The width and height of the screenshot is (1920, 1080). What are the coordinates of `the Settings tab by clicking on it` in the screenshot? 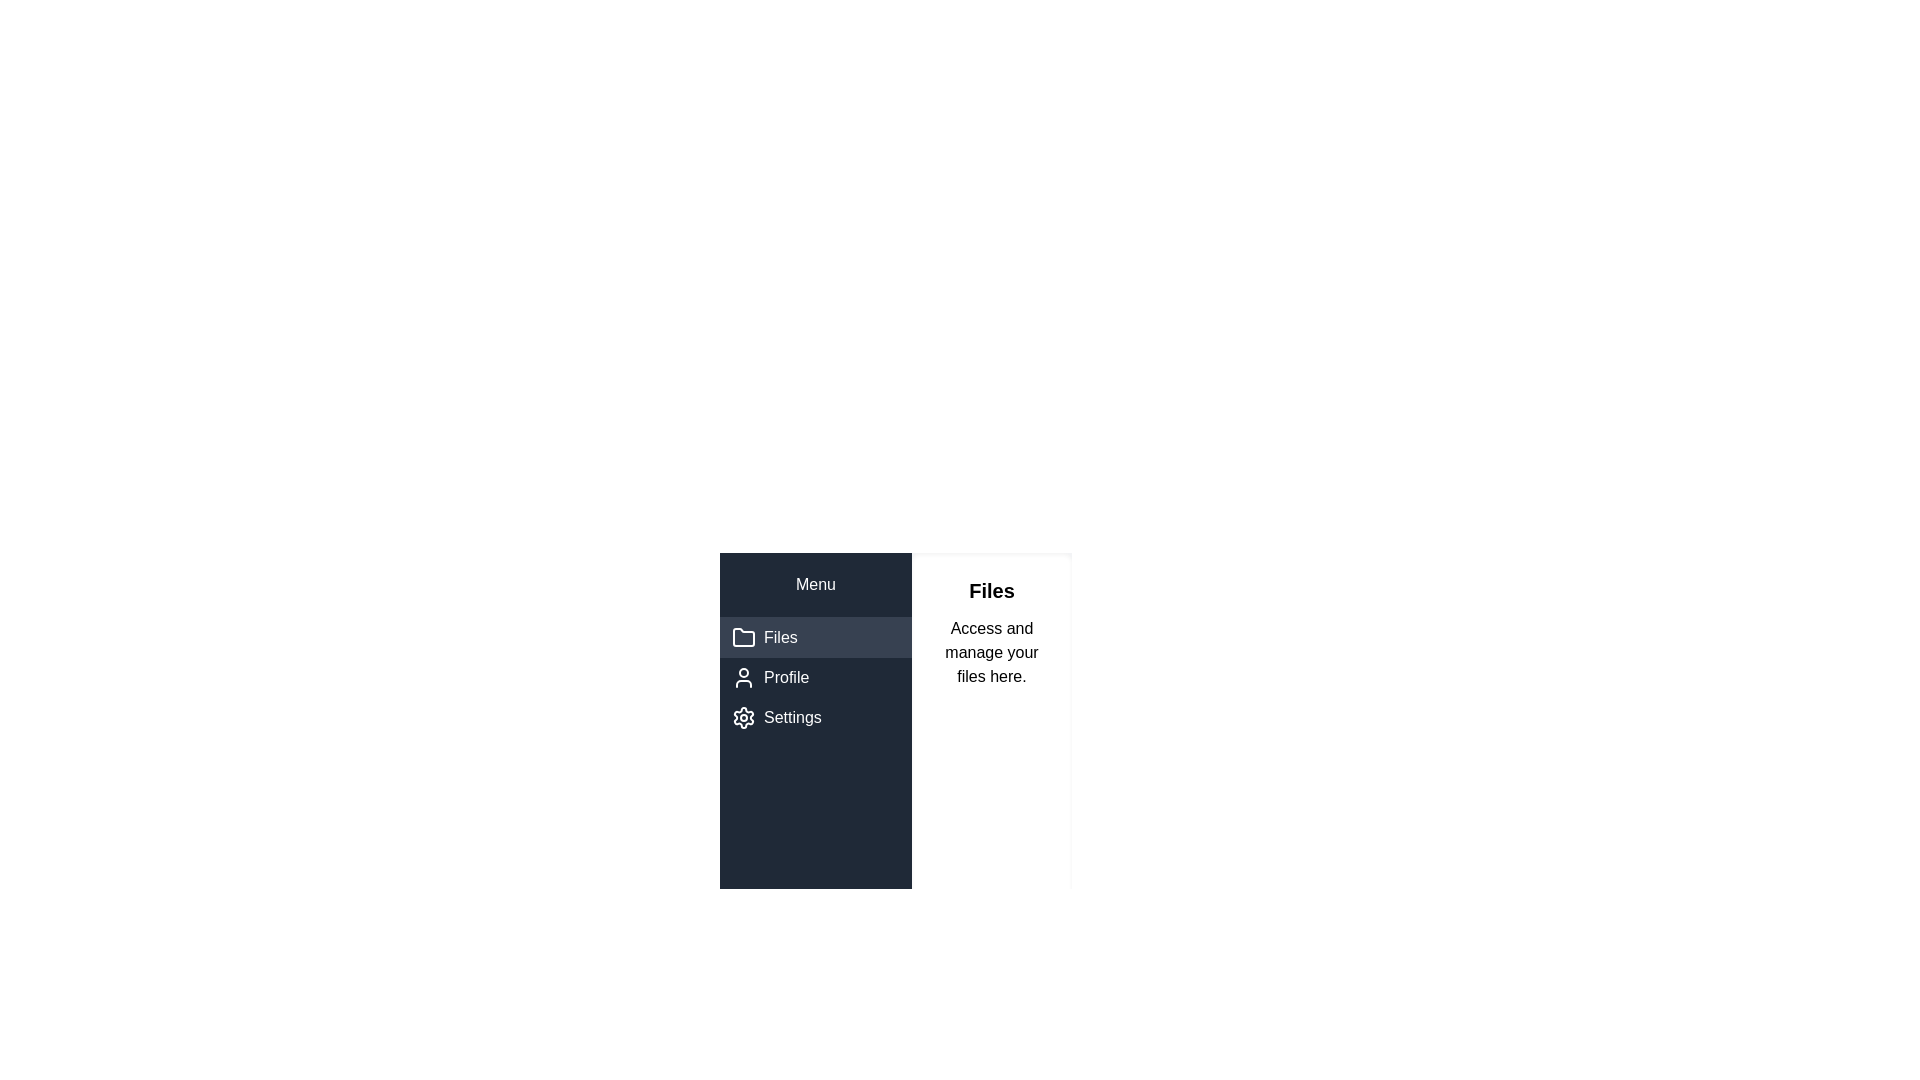 It's located at (816, 716).